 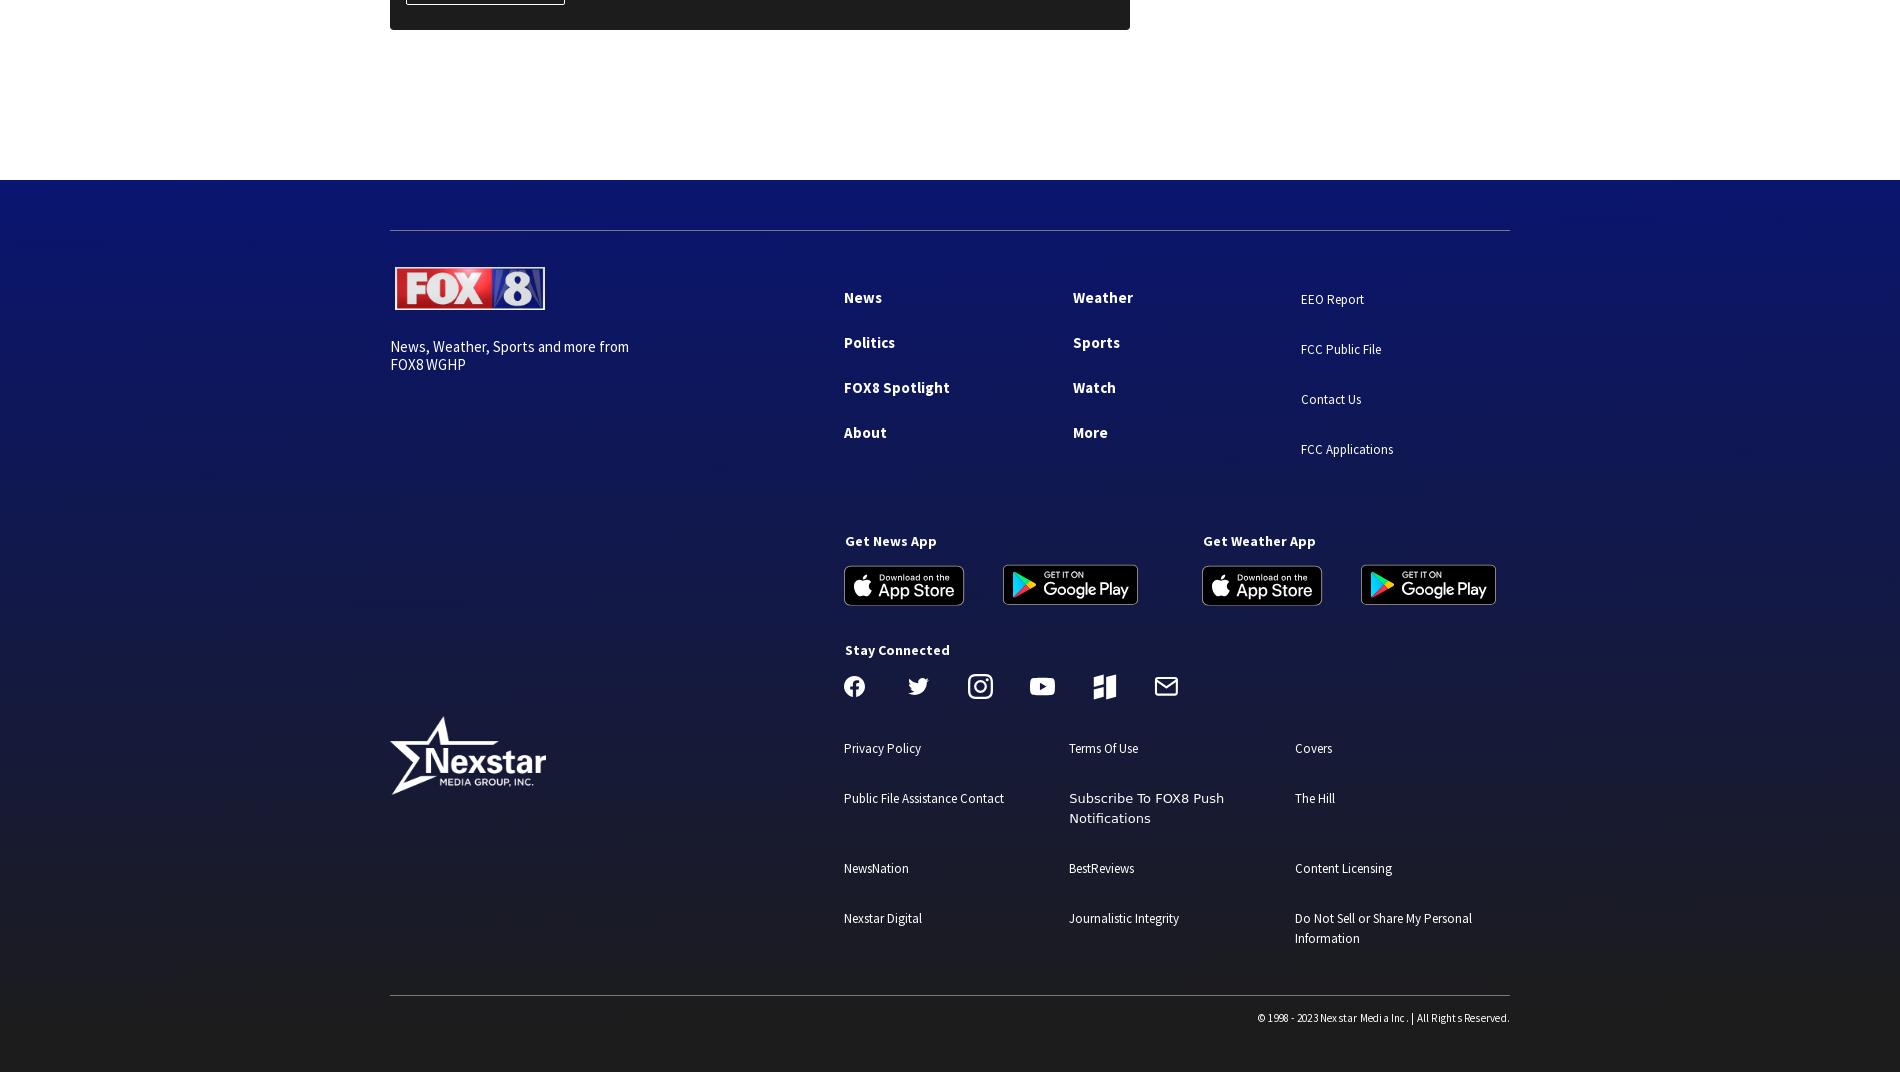 I want to click on 'Do Not Sell or Share My Personal Information', so click(x=1293, y=927).